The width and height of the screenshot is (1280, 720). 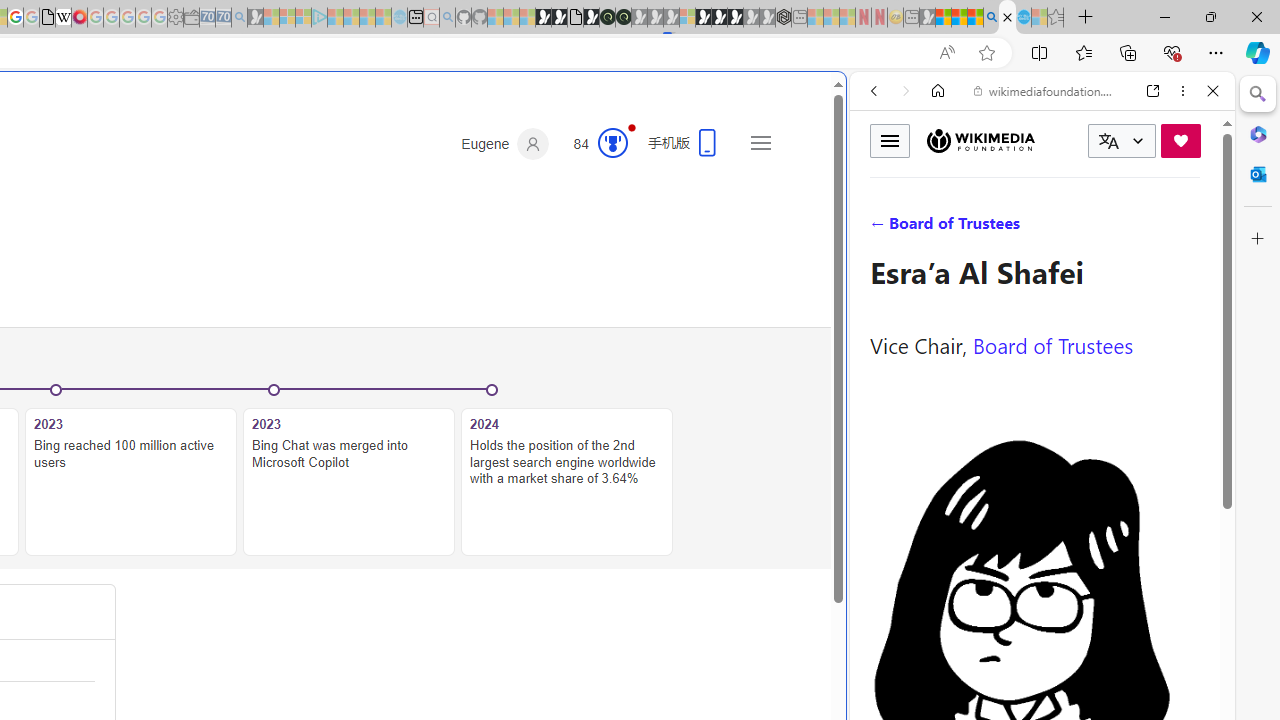 I want to click on 'Target page - Wikipedia', so click(x=63, y=17).